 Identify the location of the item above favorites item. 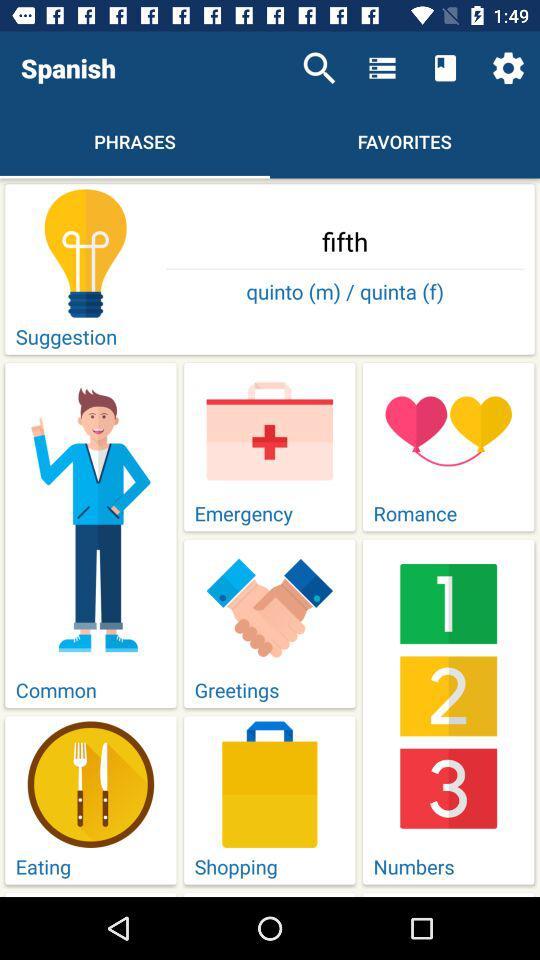
(382, 68).